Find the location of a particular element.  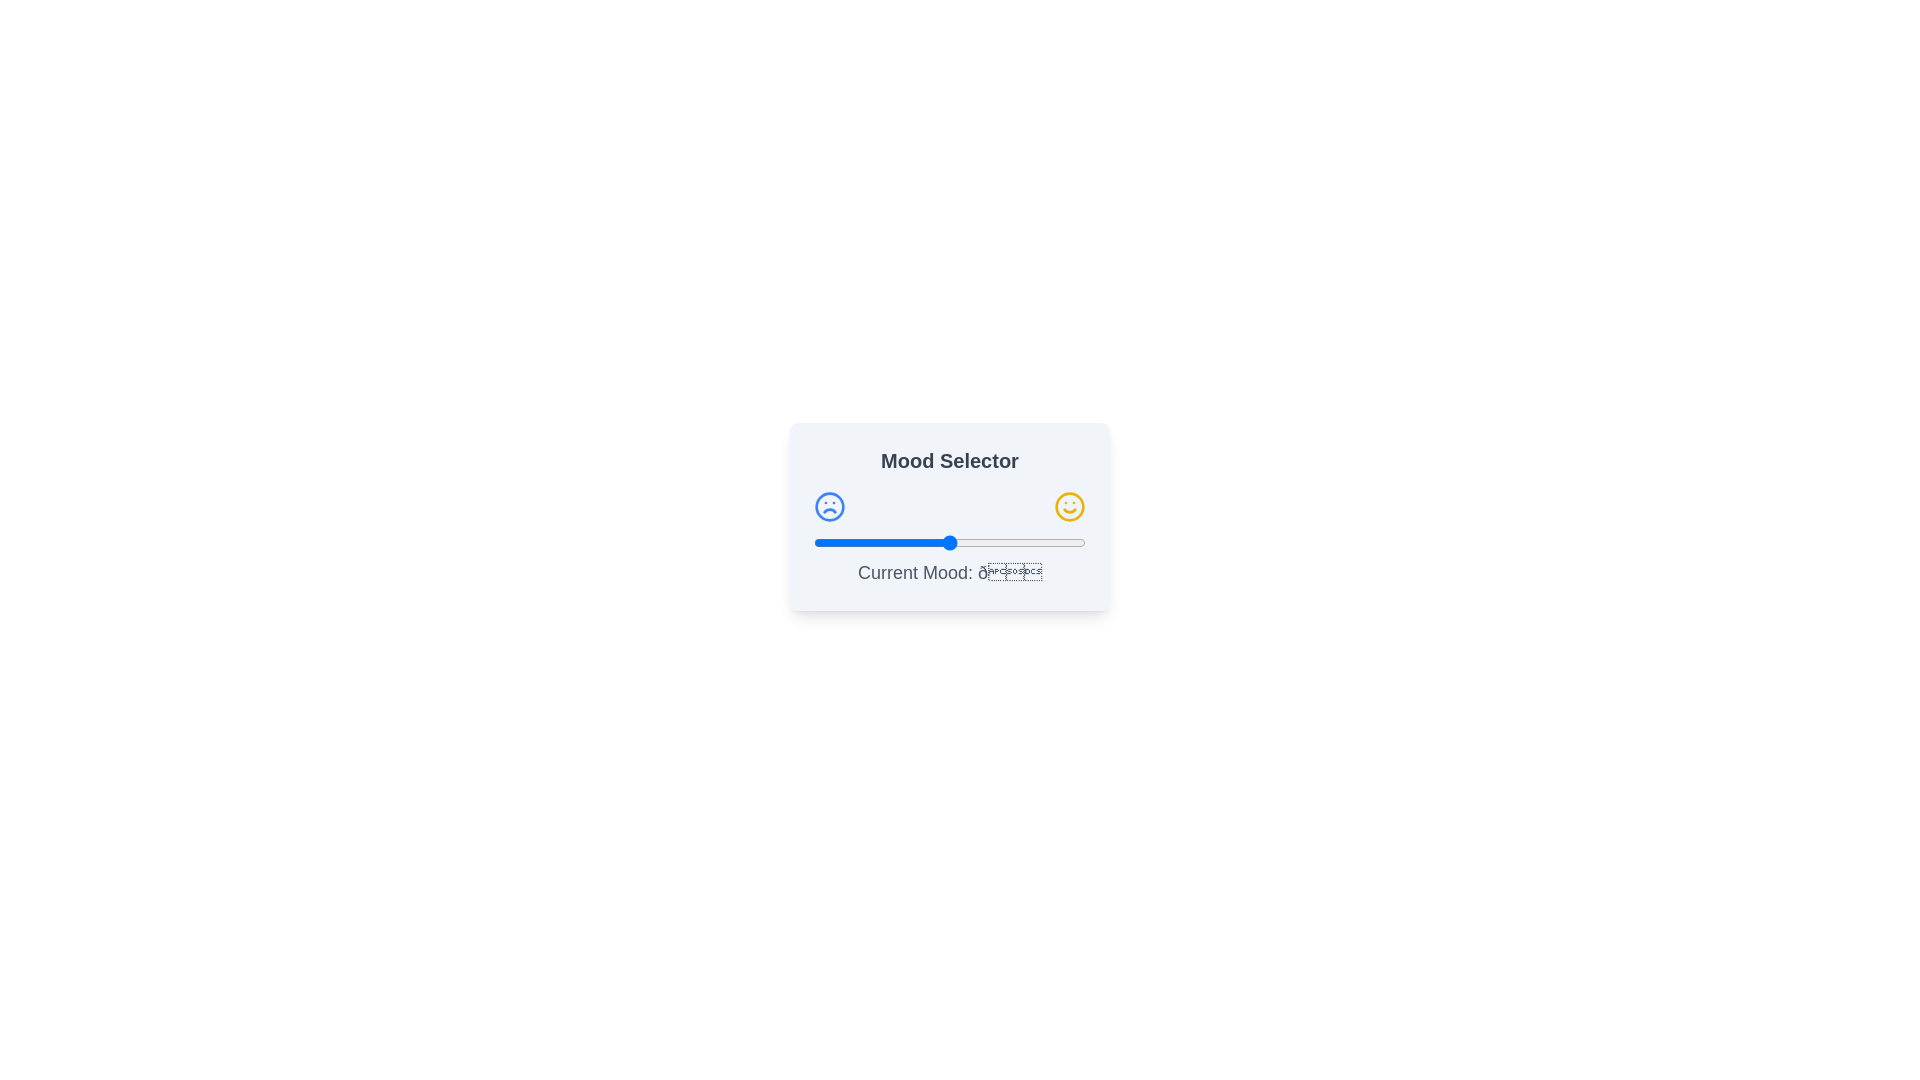

the slider to set the mood value to 43 is located at coordinates (930, 543).